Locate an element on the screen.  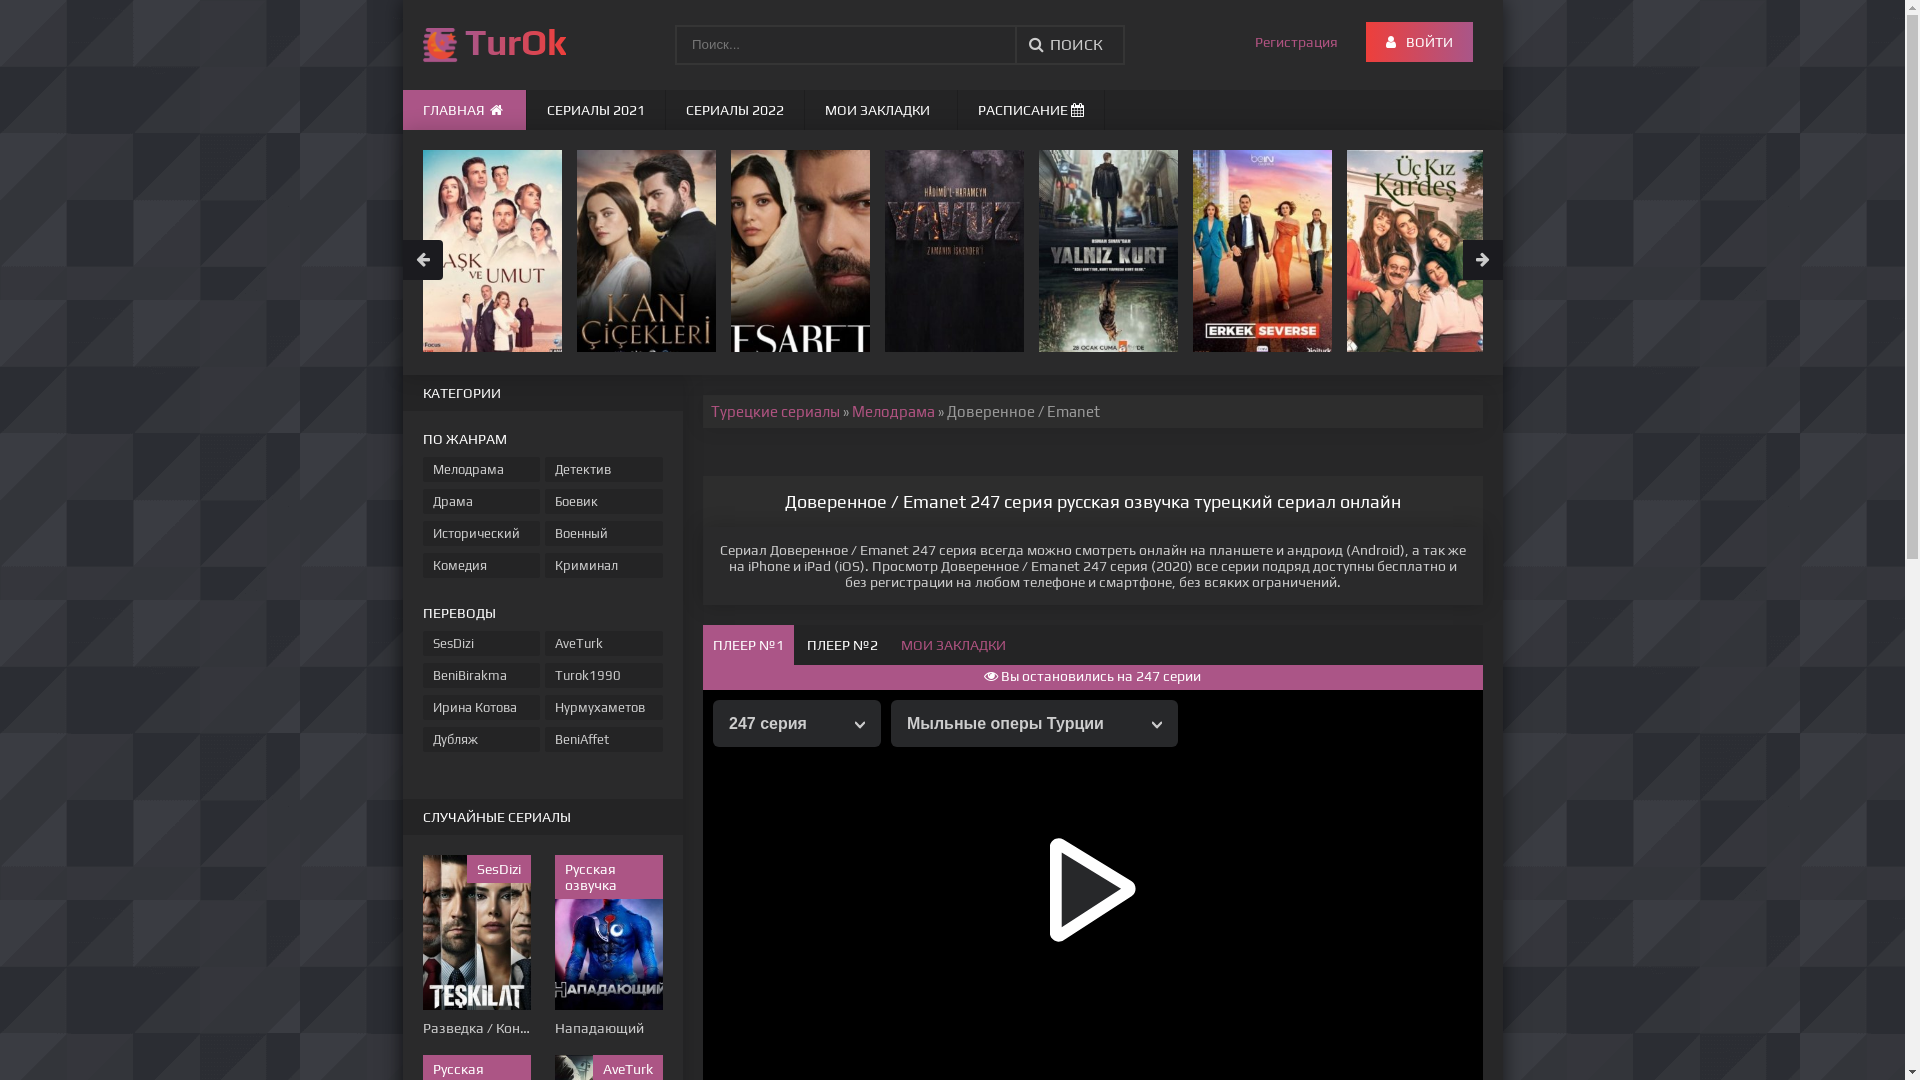
'Turok1990' is located at coordinates (603, 675).